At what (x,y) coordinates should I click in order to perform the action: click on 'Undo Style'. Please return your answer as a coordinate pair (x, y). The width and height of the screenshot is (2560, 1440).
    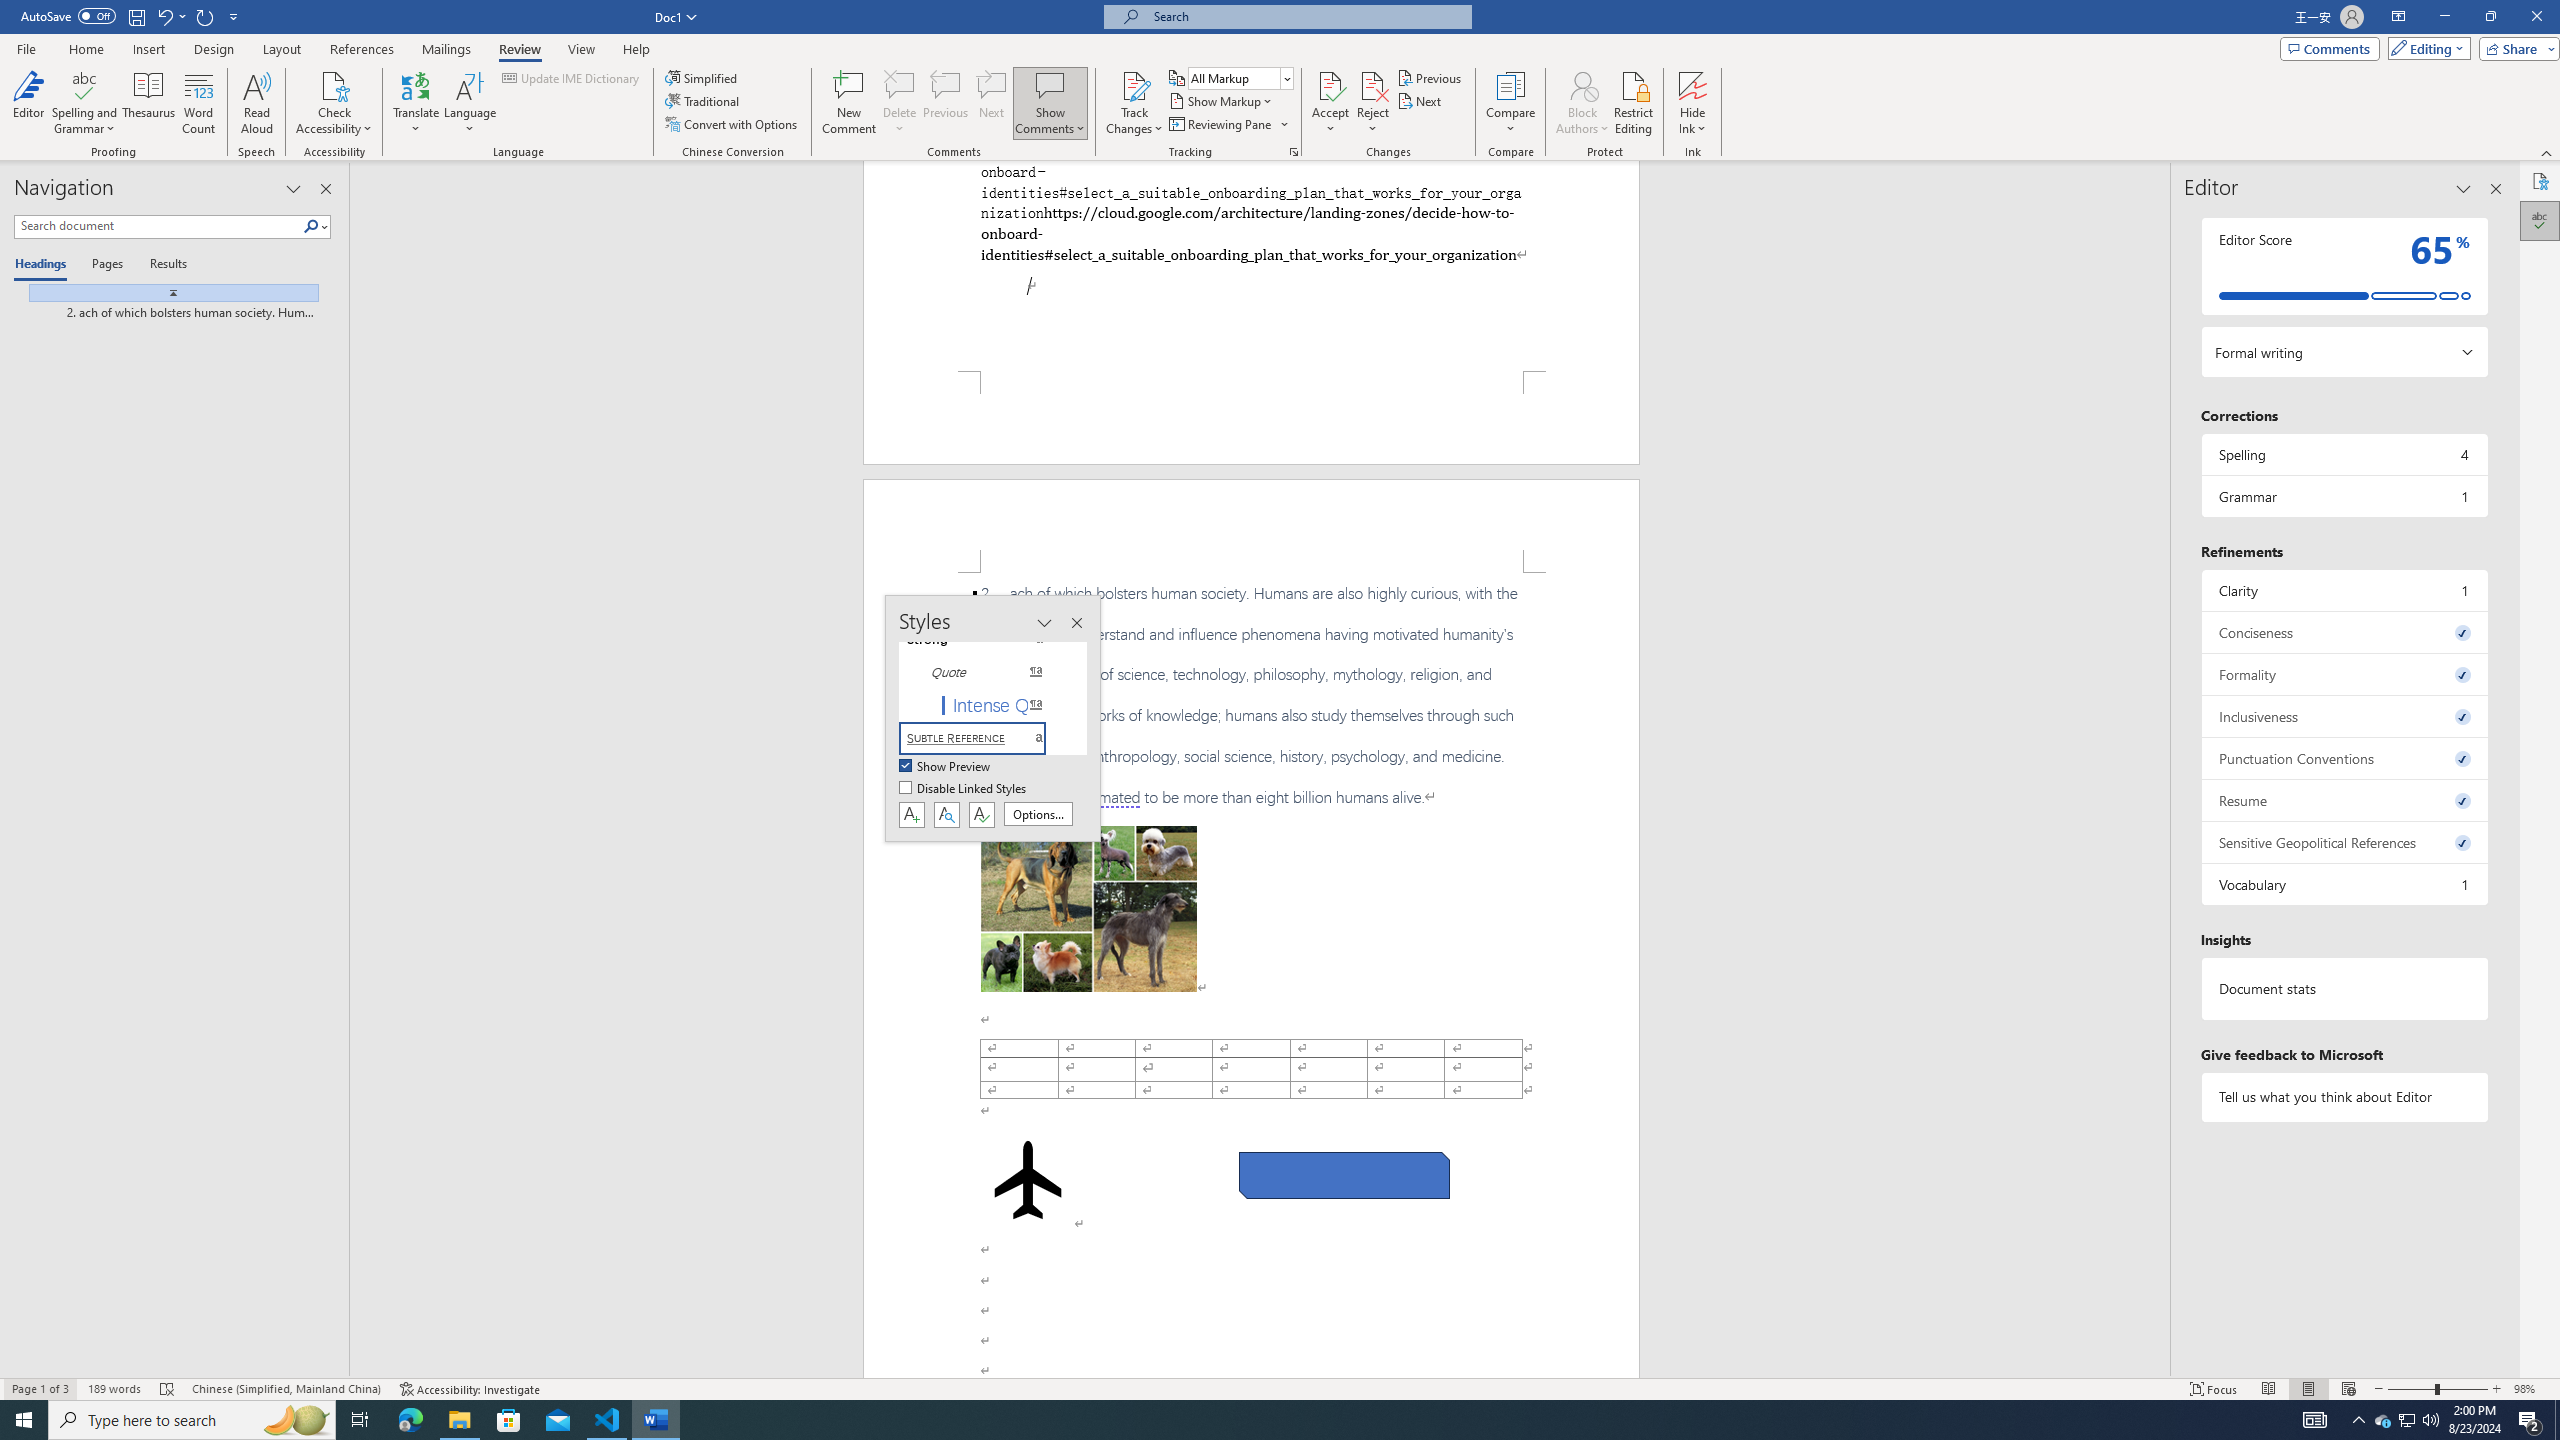
    Looking at the image, I should click on (170, 15).